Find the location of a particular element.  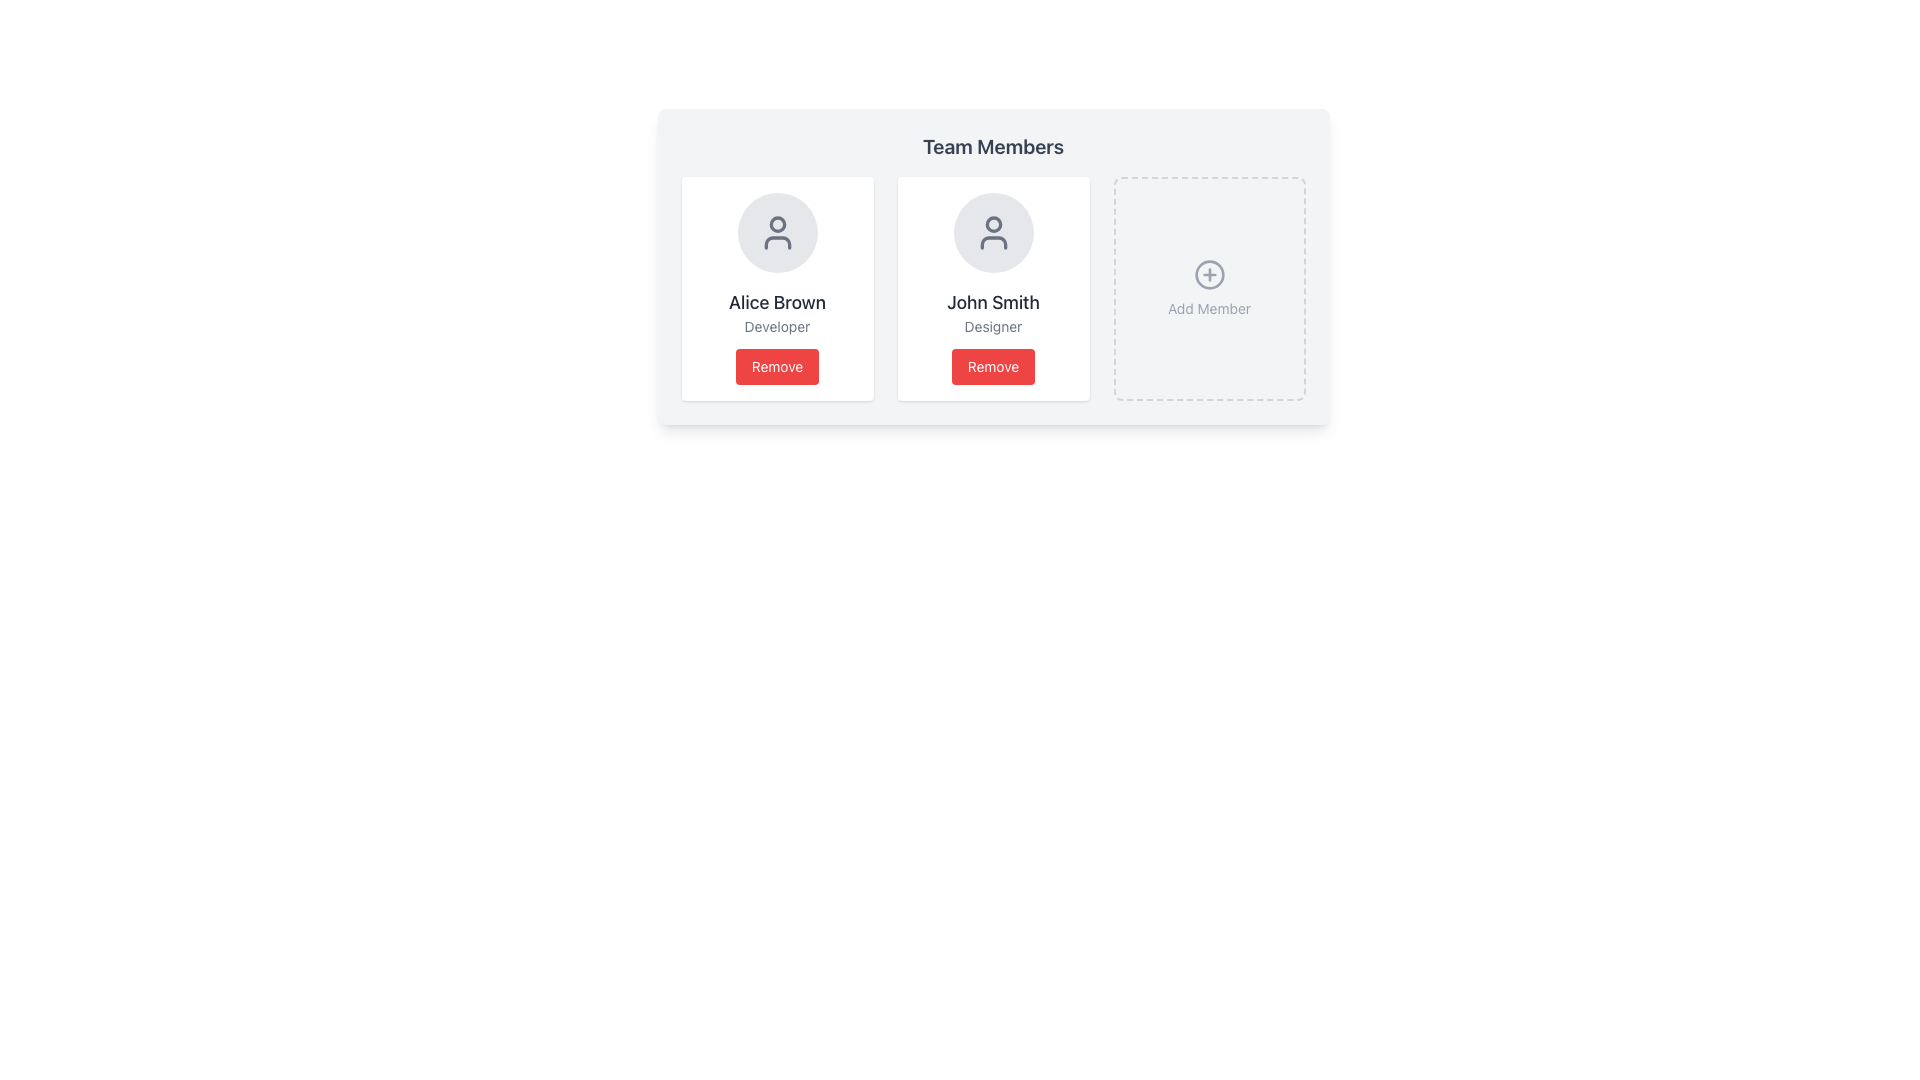

the user icon element located in the 'Team Members' row, positioned centrally above the name 'John Smith' and their role 'Designer' is located at coordinates (993, 231).